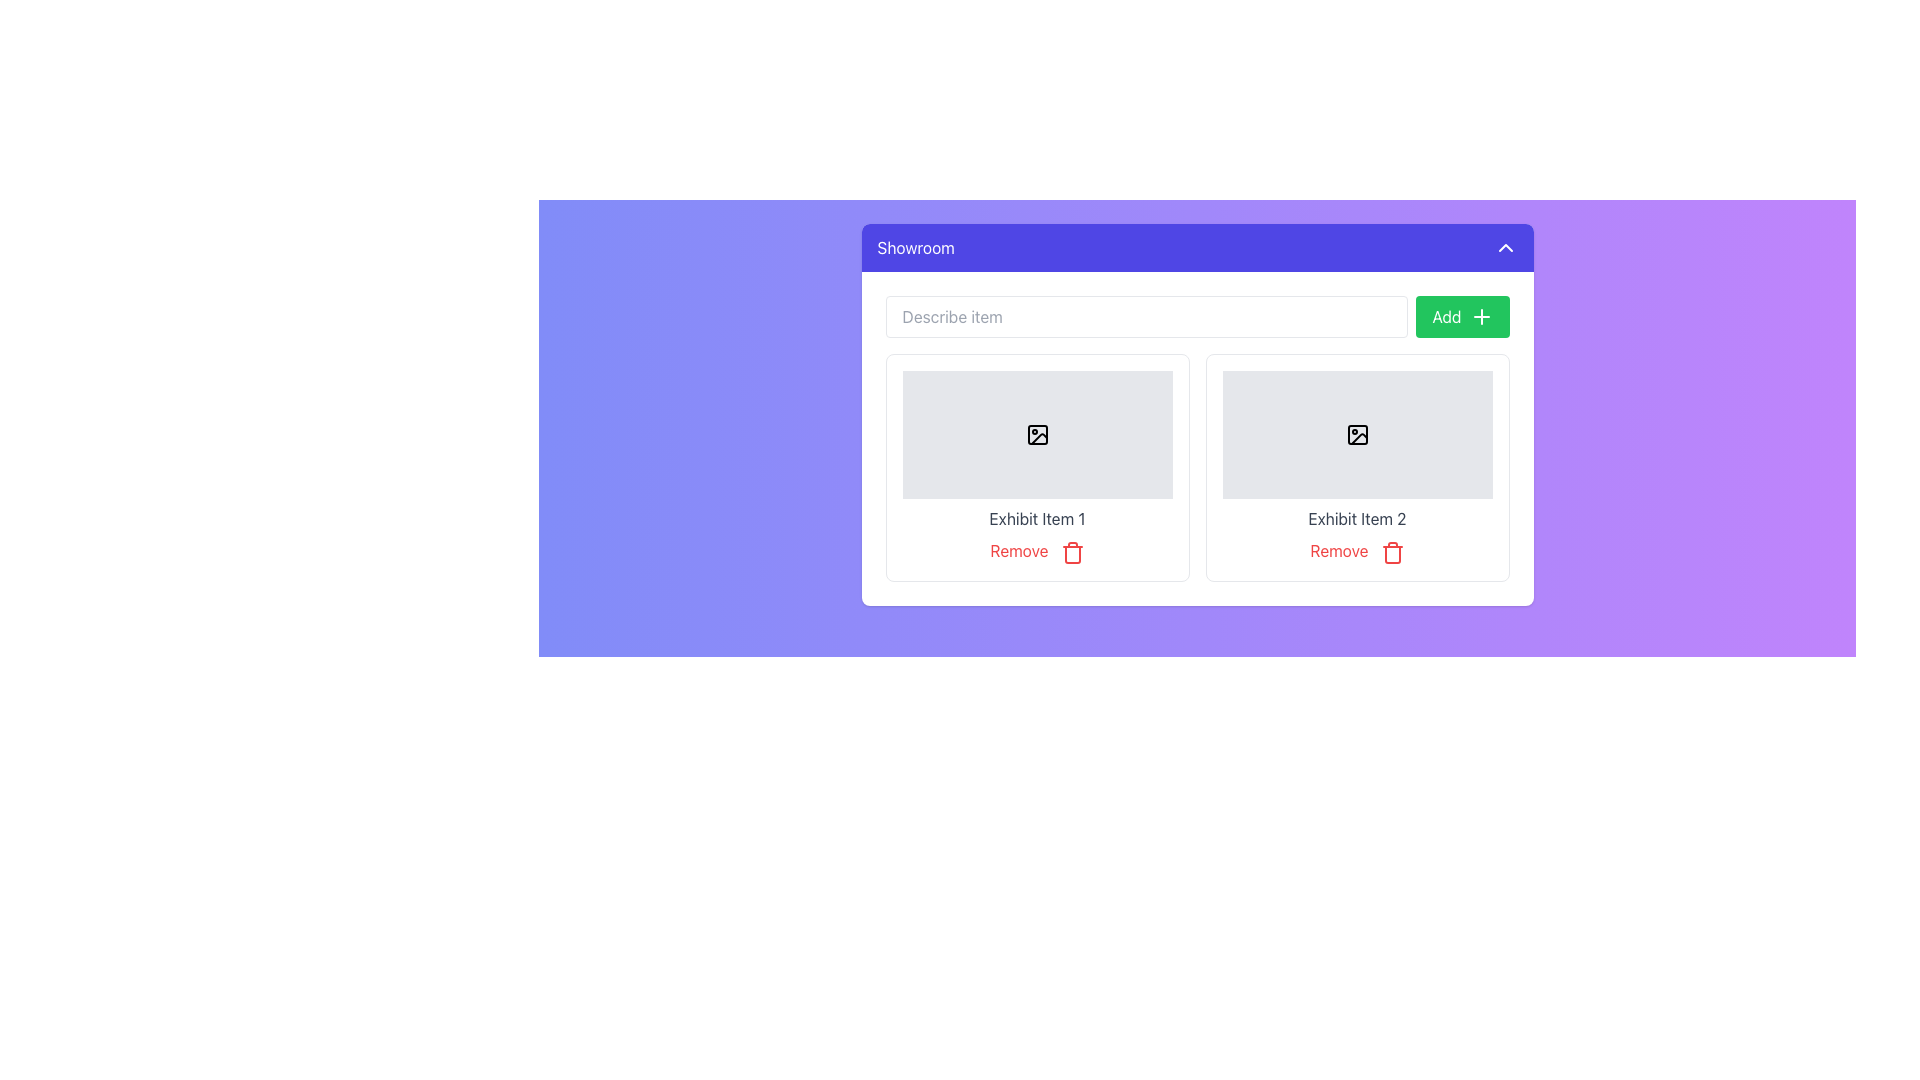 The width and height of the screenshot is (1920, 1080). I want to click on the small rounded rectangle with a black stroke and white fill that is embedded within the larger image icon in the second exhibit card on the right-hand side of the horizontal card layout, so click(1357, 434).